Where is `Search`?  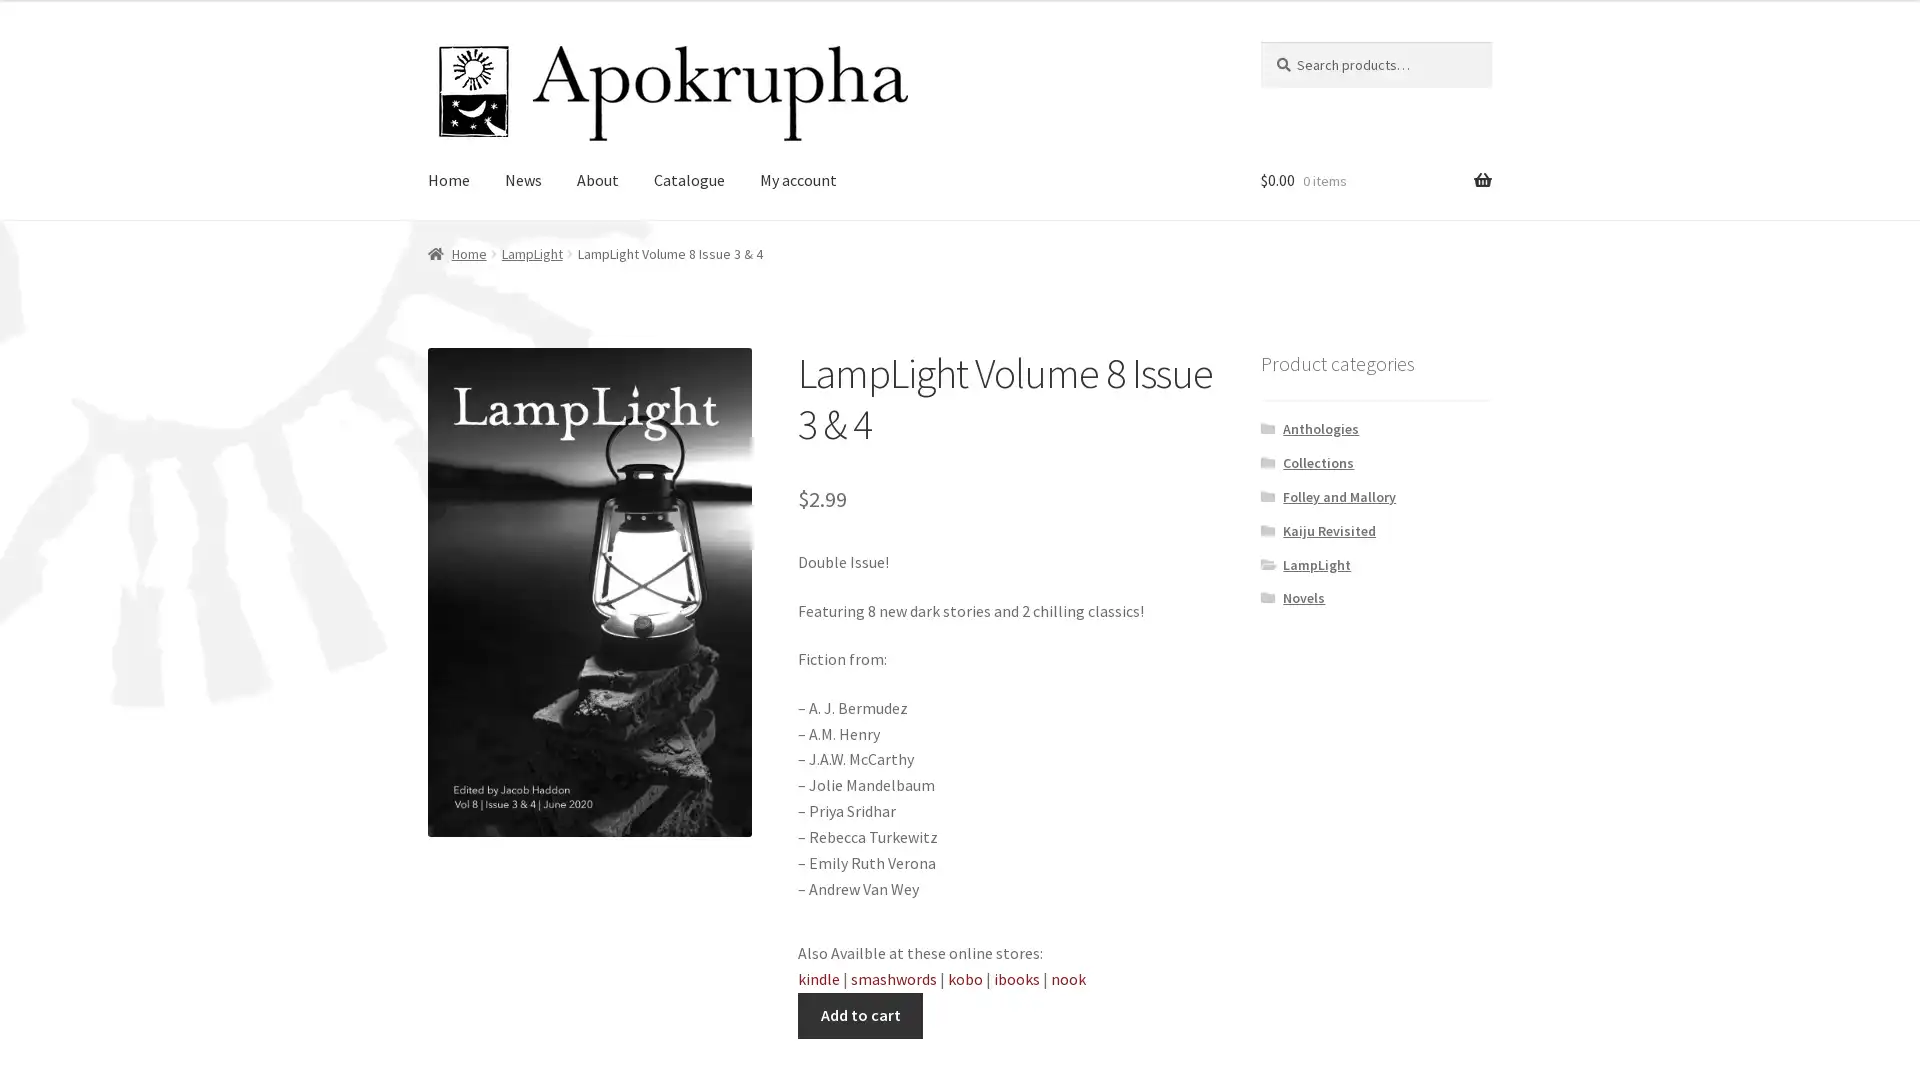 Search is located at coordinates (1258, 40).